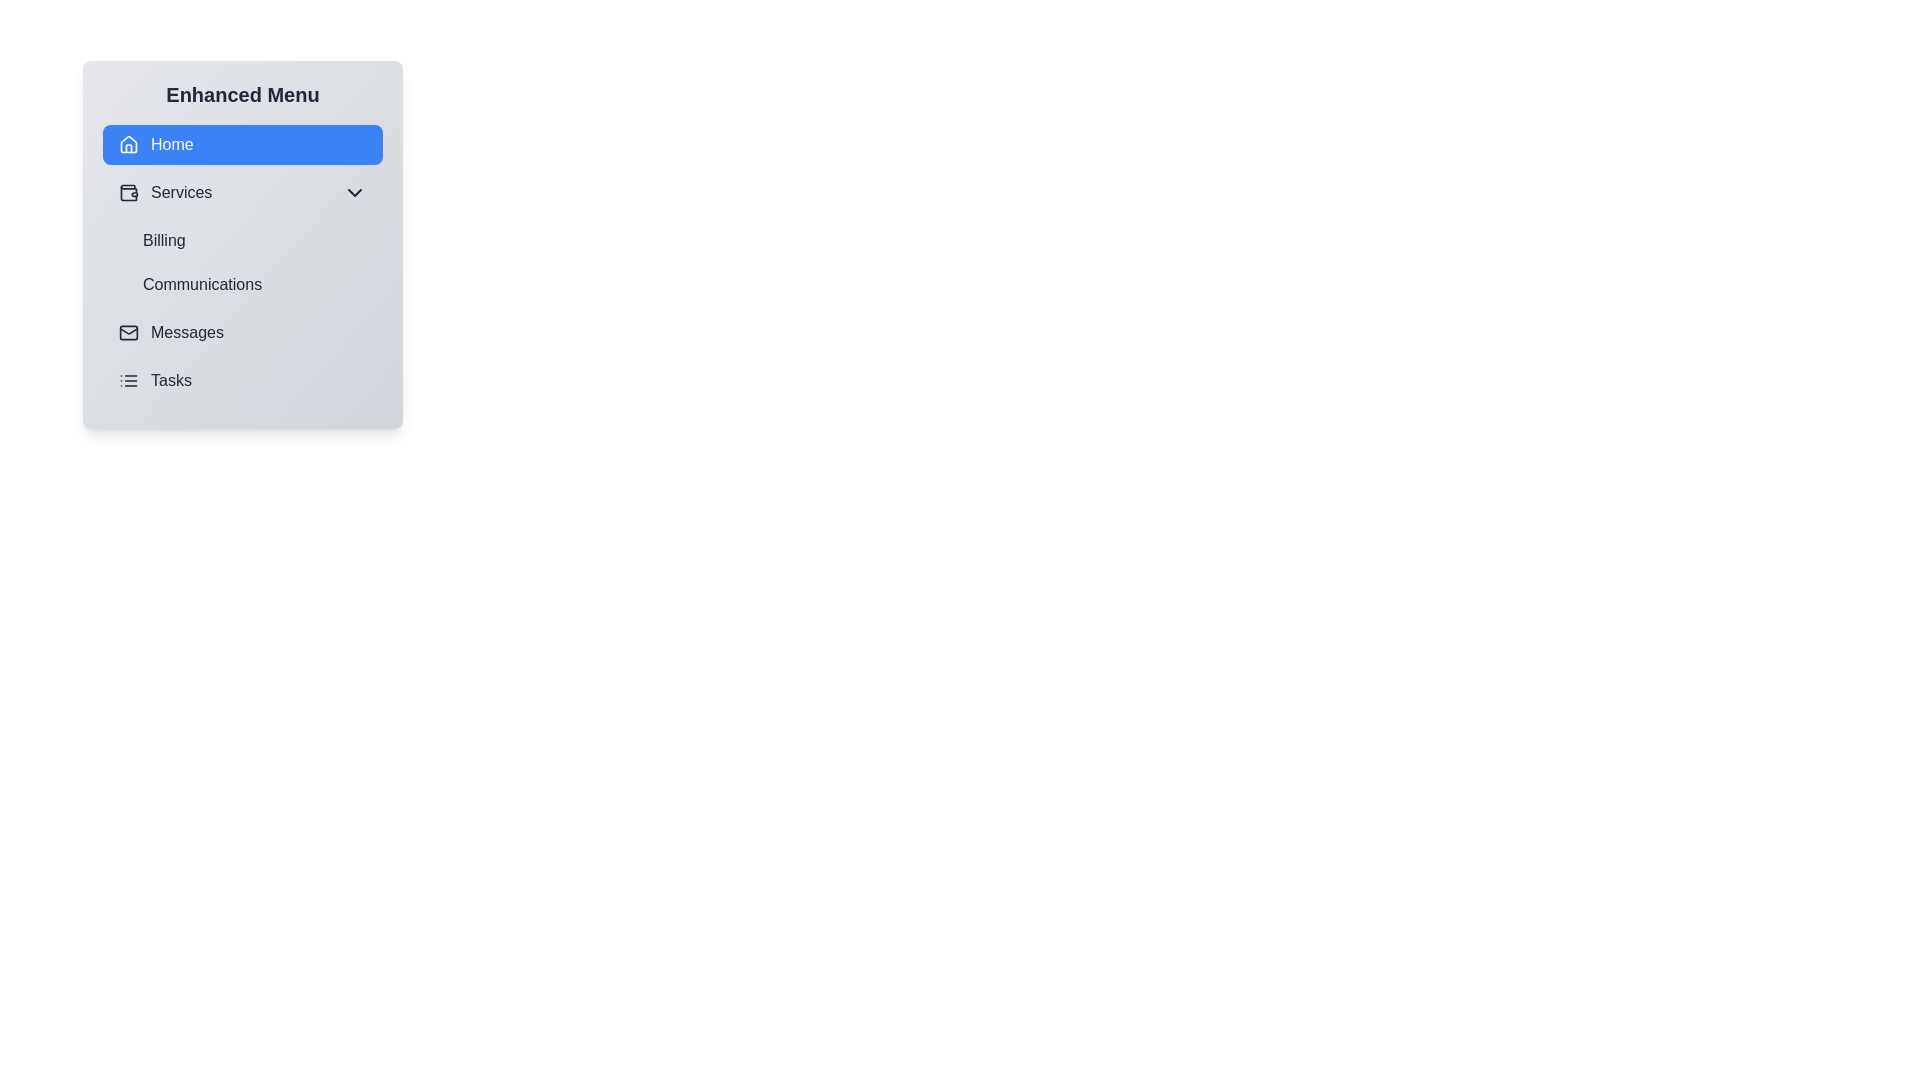 The height and width of the screenshot is (1080, 1920). I want to click on the 'Home' button with a light blue background and a white house icon, located under the 'Enhanced Menu' header, so click(242, 144).